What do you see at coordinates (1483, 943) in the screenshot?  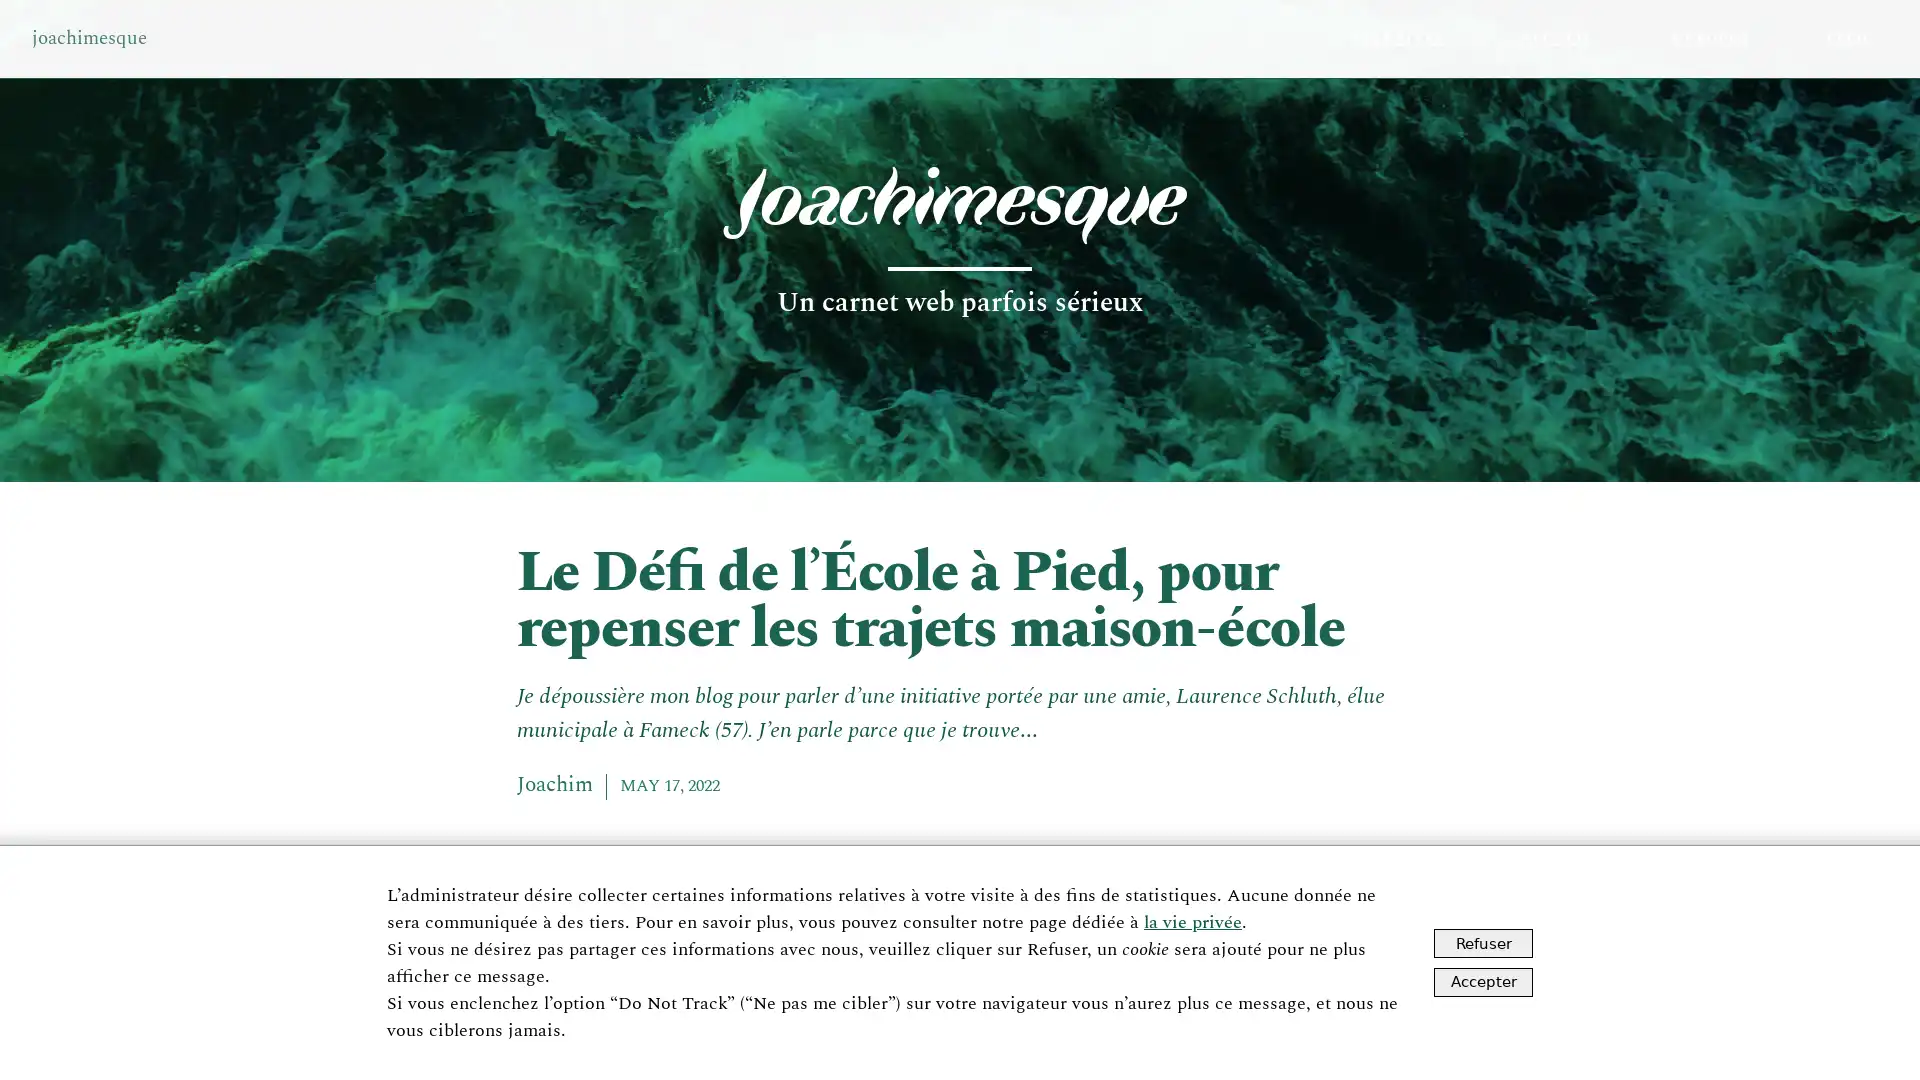 I see `Refuser` at bounding box center [1483, 943].